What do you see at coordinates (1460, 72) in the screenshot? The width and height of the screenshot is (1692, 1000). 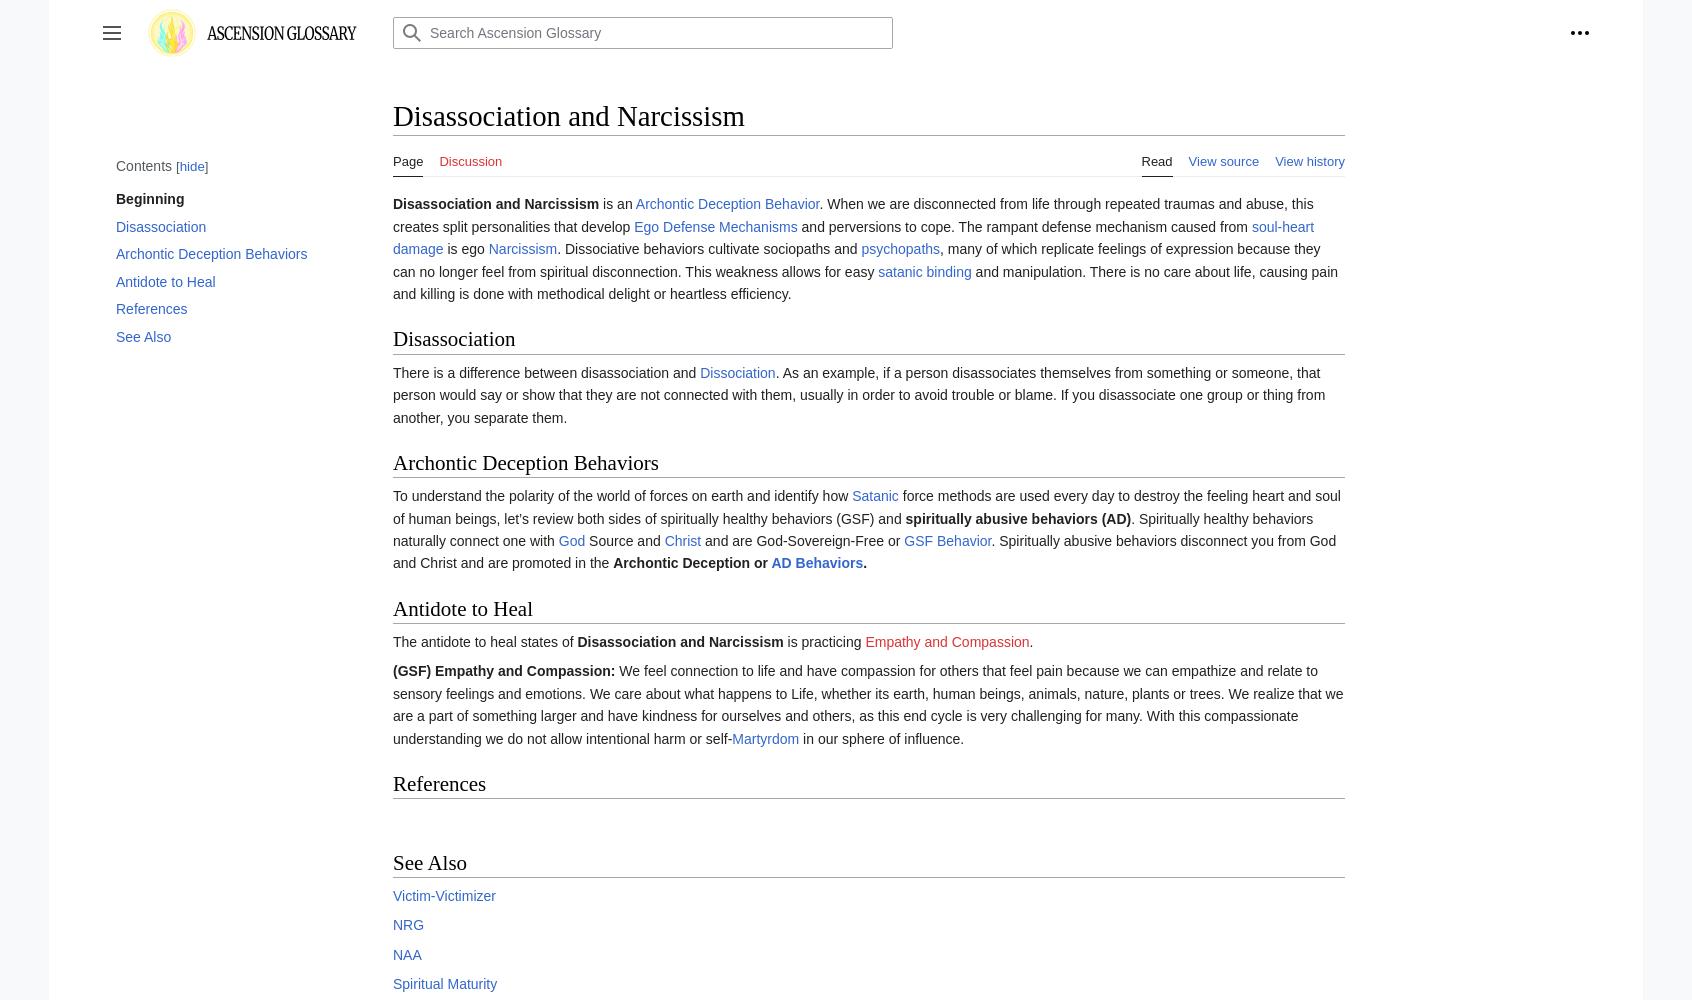 I see `'Log in'` at bounding box center [1460, 72].